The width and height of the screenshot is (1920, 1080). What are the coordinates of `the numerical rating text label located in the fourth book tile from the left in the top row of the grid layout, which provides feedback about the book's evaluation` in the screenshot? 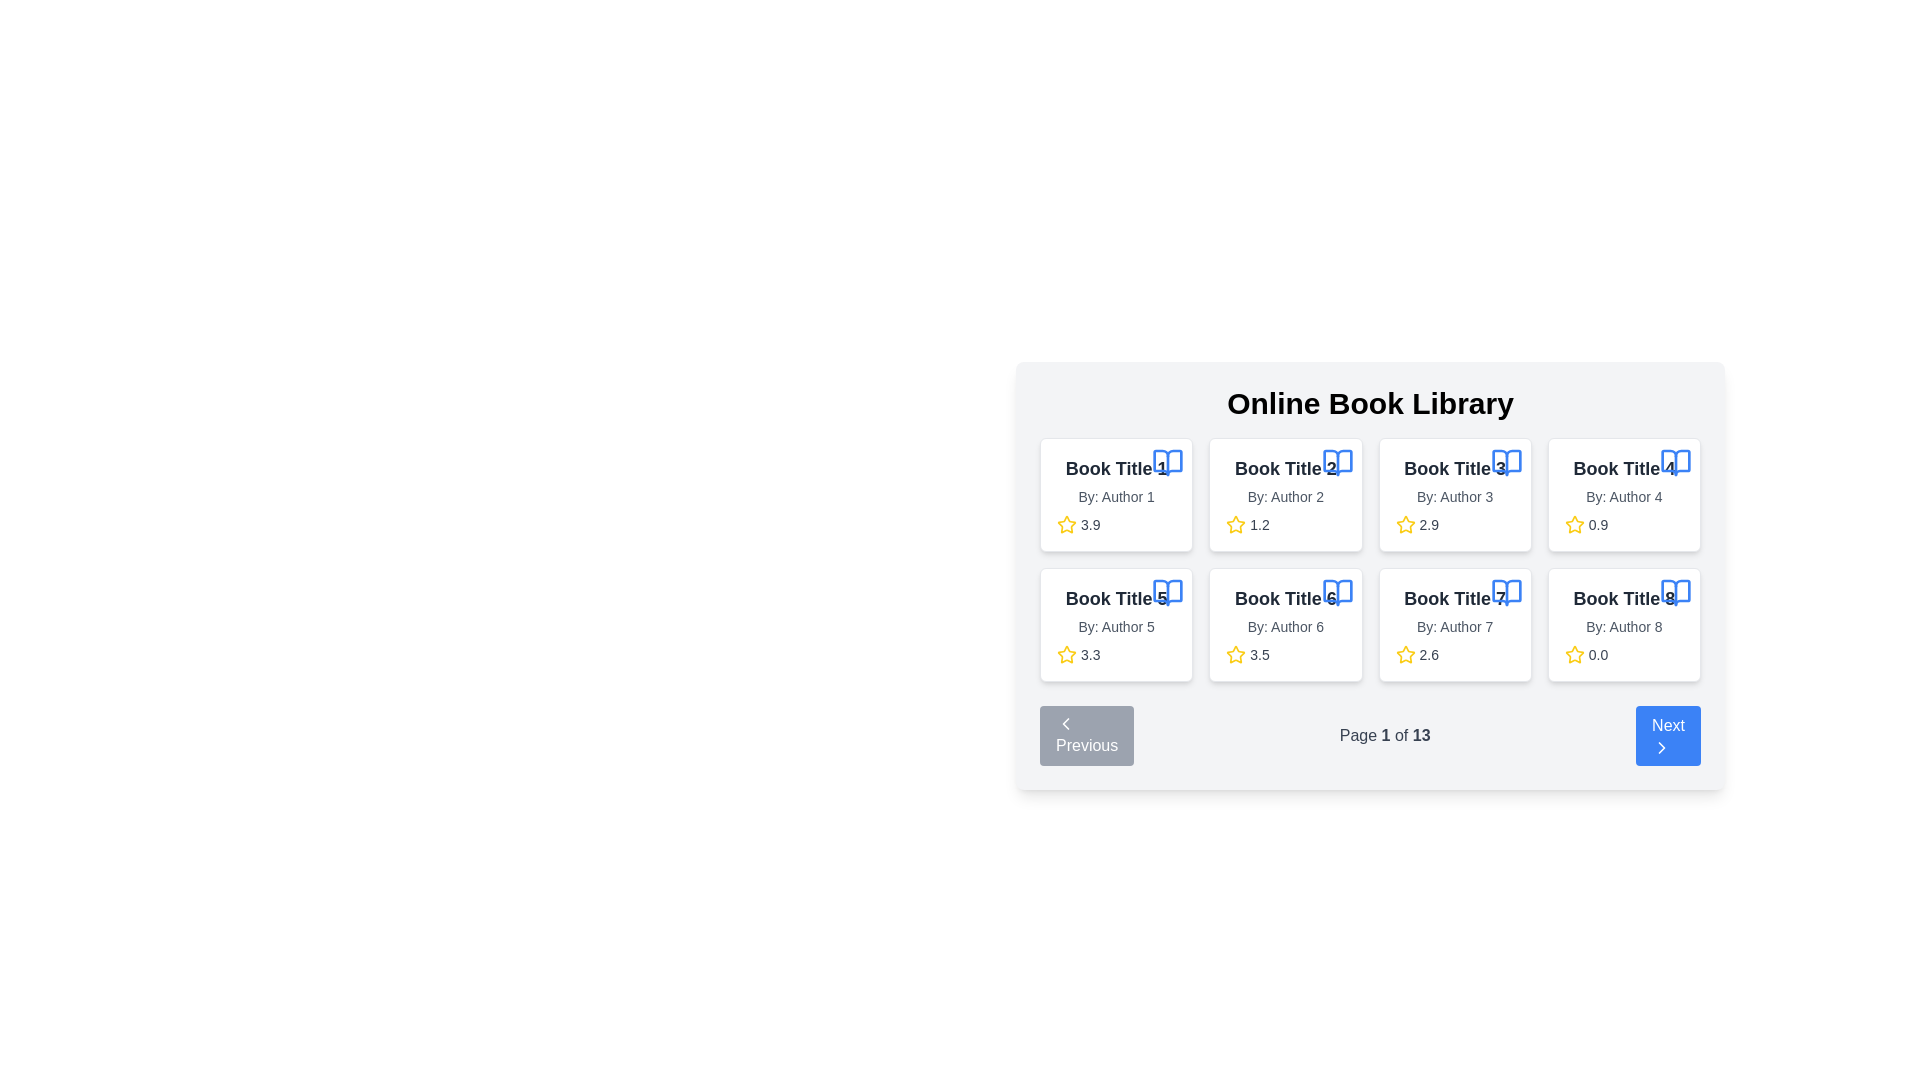 It's located at (1597, 523).